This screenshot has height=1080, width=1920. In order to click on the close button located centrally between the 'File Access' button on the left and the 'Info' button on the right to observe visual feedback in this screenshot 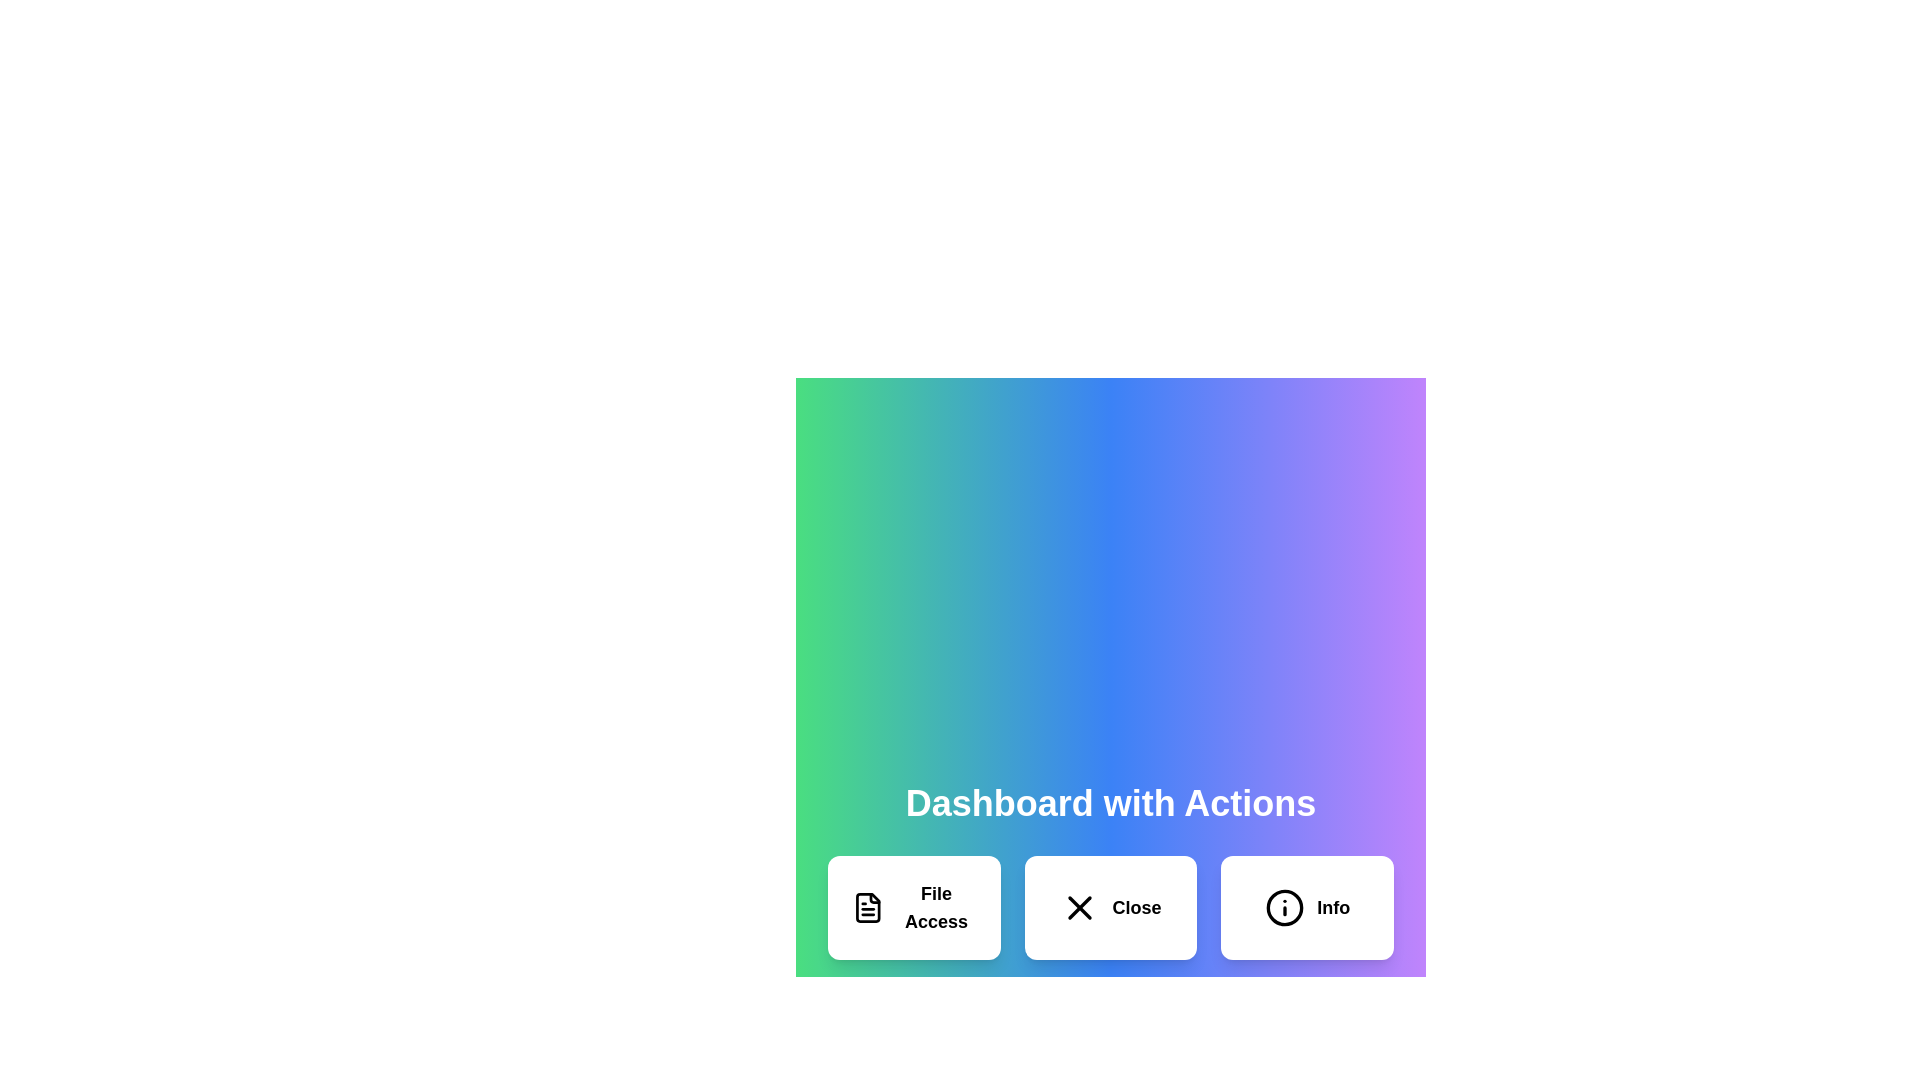, I will do `click(1109, 907)`.